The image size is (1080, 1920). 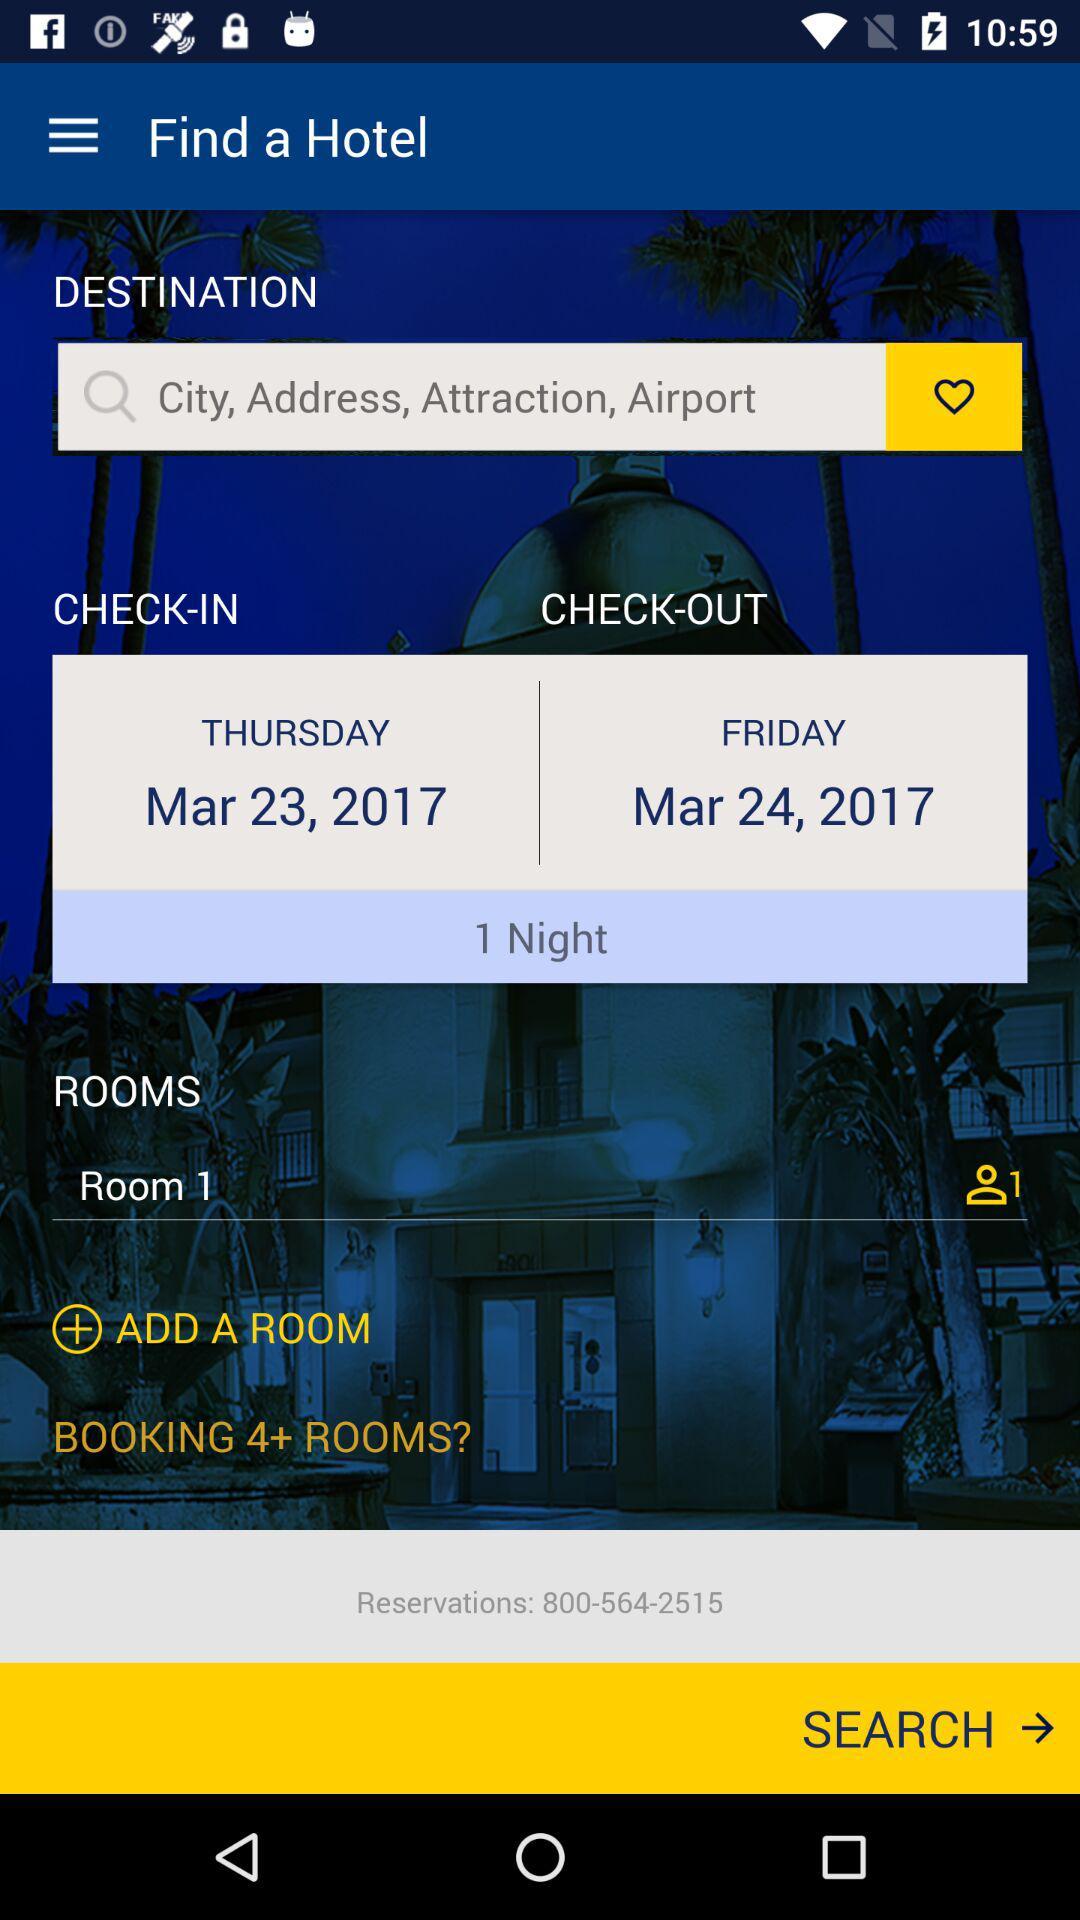 What do you see at coordinates (952, 396) in the screenshot?
I see `the favorite icon` at bounding box center [952, 396].